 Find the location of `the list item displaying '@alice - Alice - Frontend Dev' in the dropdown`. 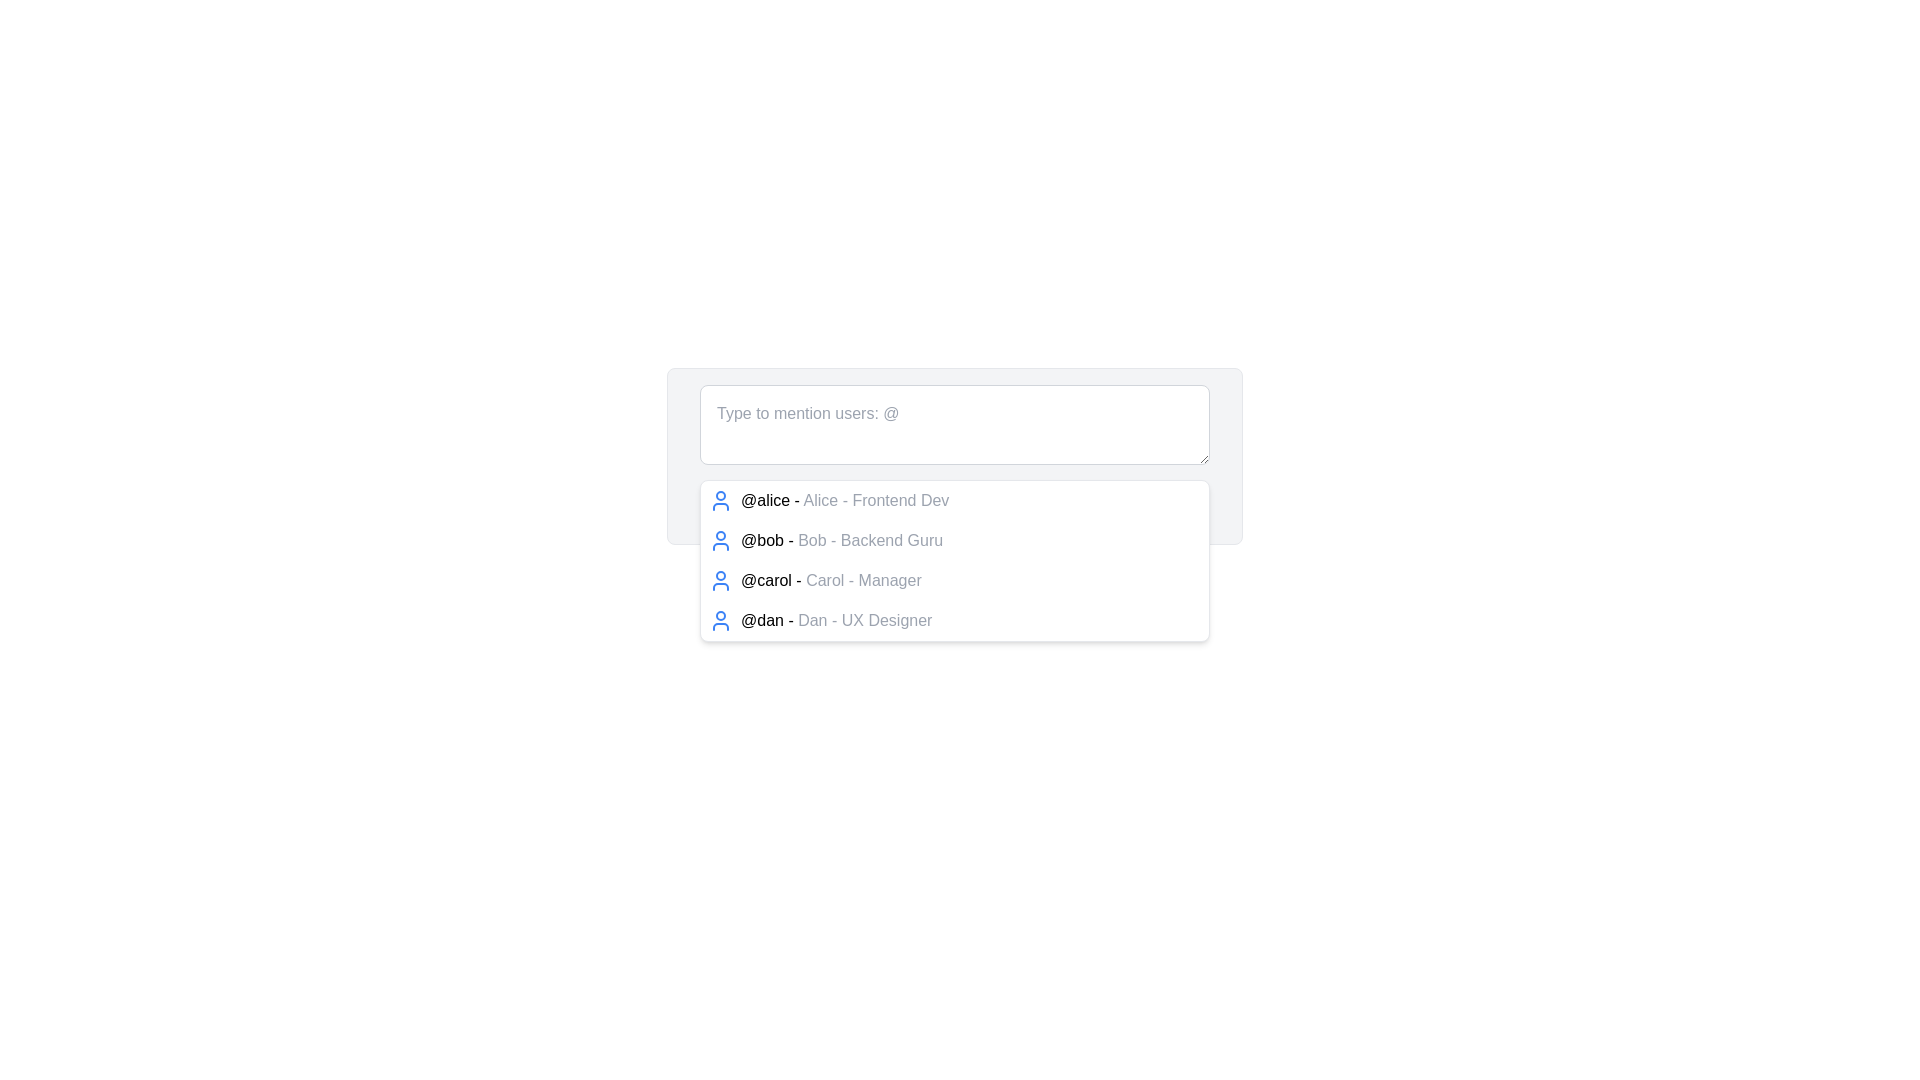

the list item displaying '@alice - Alice - Frontend Dev' in the dropdown is located at coordinates (845, 500).